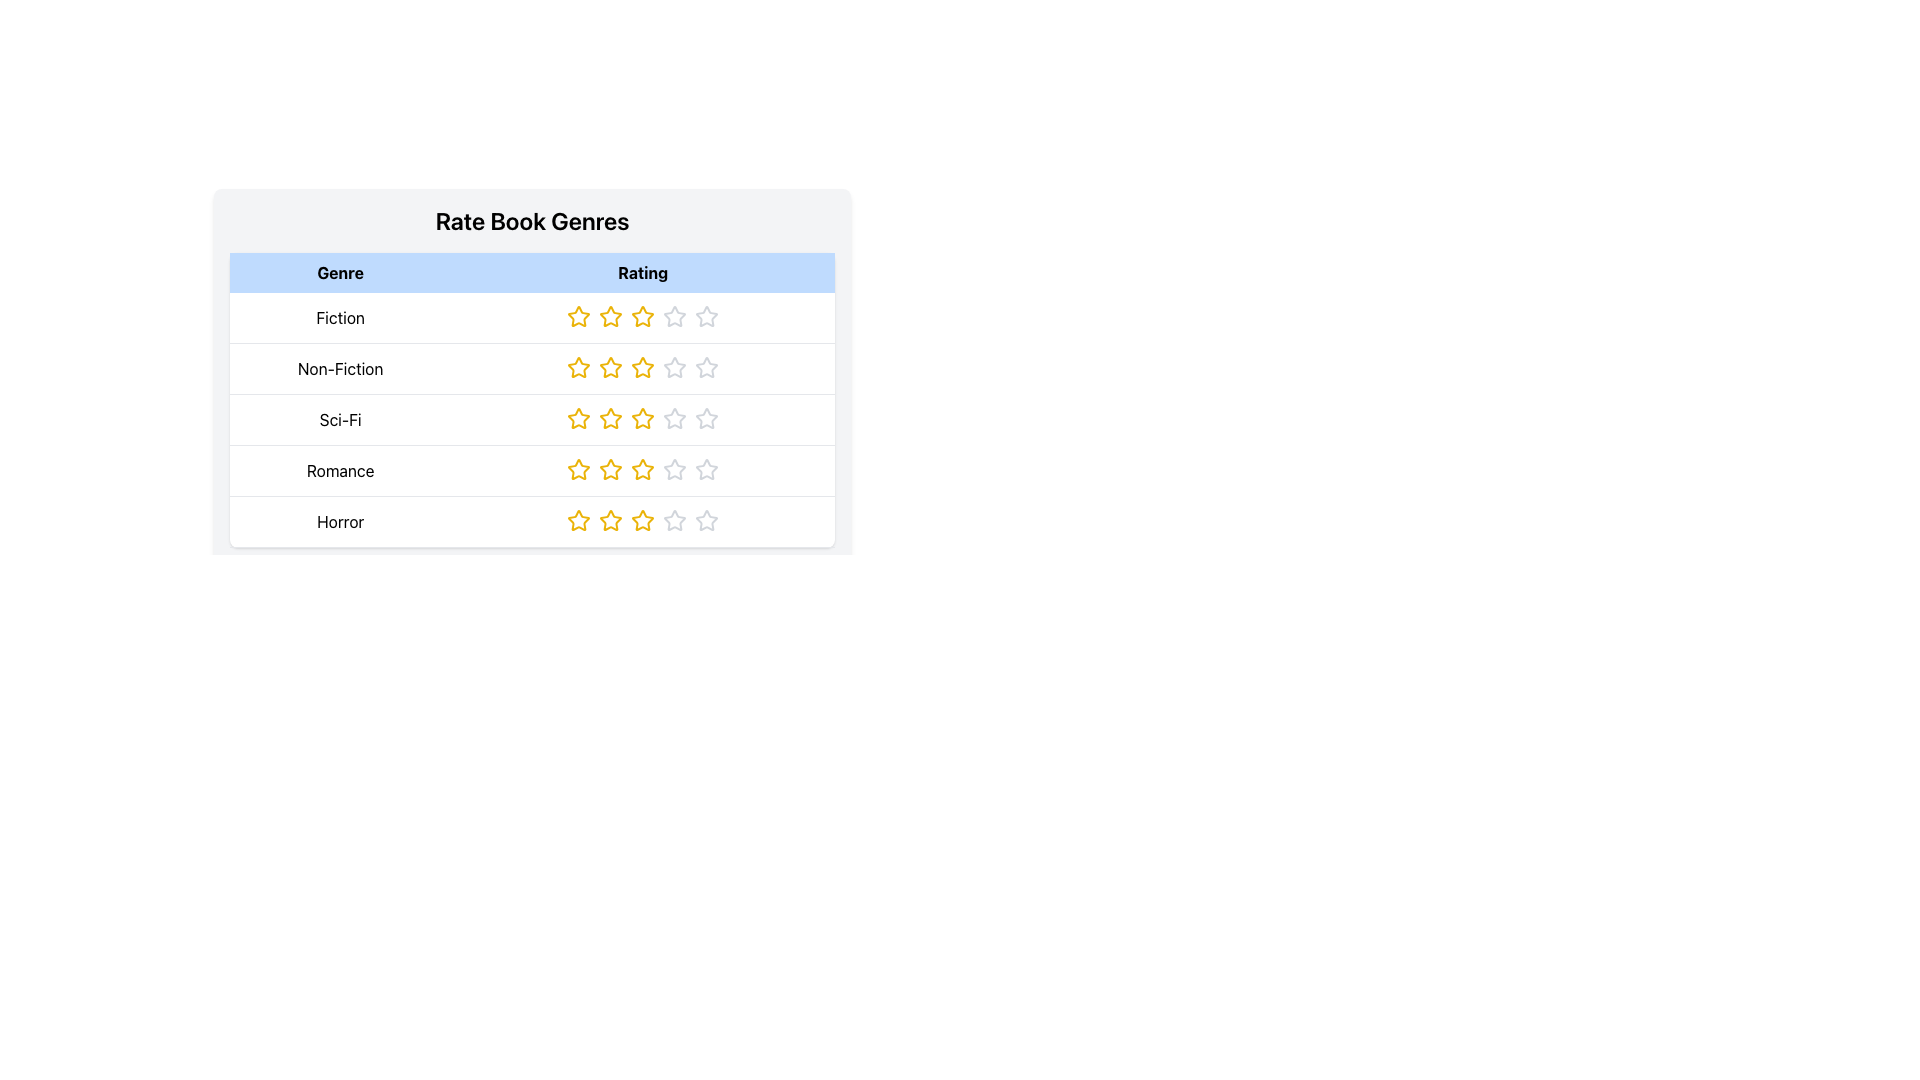 The width and height of the screenshot is (1920, 1080). What do you see at coordinates (643, 315) in the screenshot?
I see `the third star-shaped icon with a yellow outline` at bounding box center [643, 315].